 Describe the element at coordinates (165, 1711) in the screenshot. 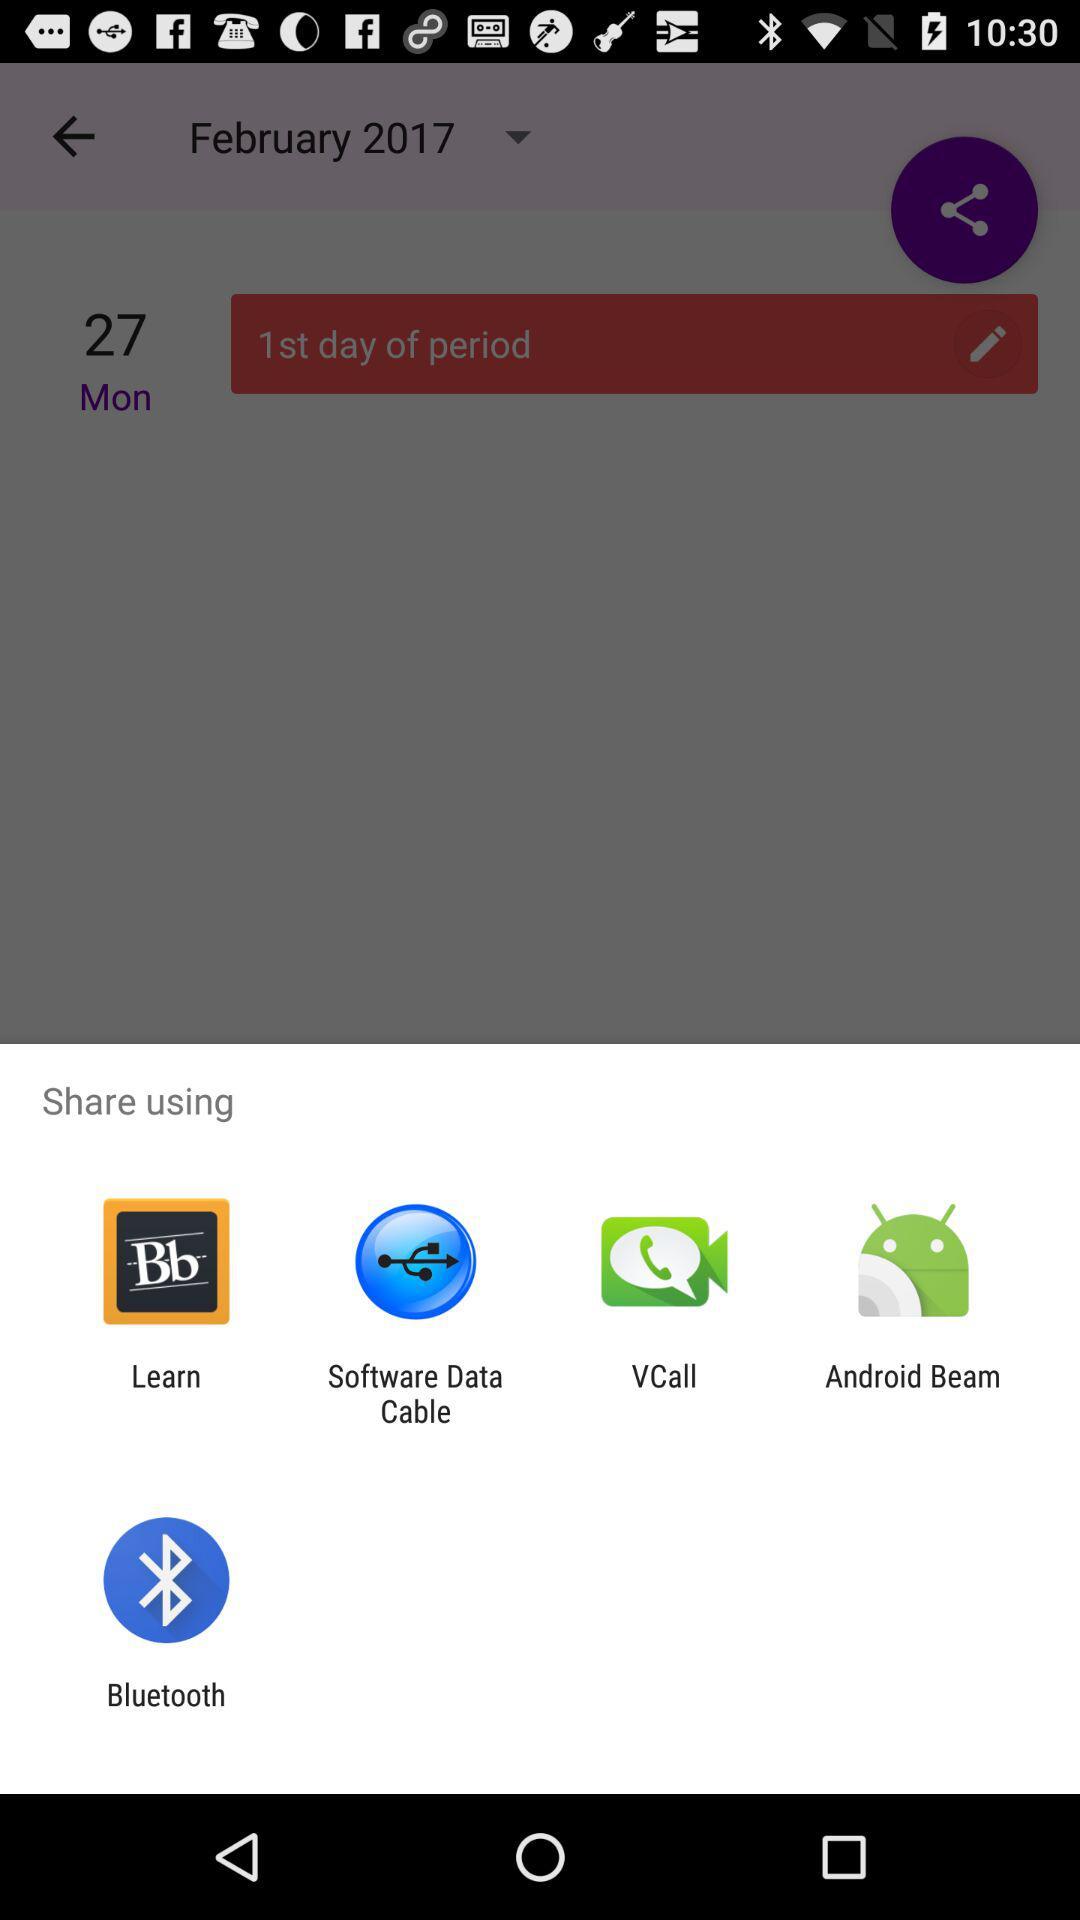

I see `bluetooth` at that location.